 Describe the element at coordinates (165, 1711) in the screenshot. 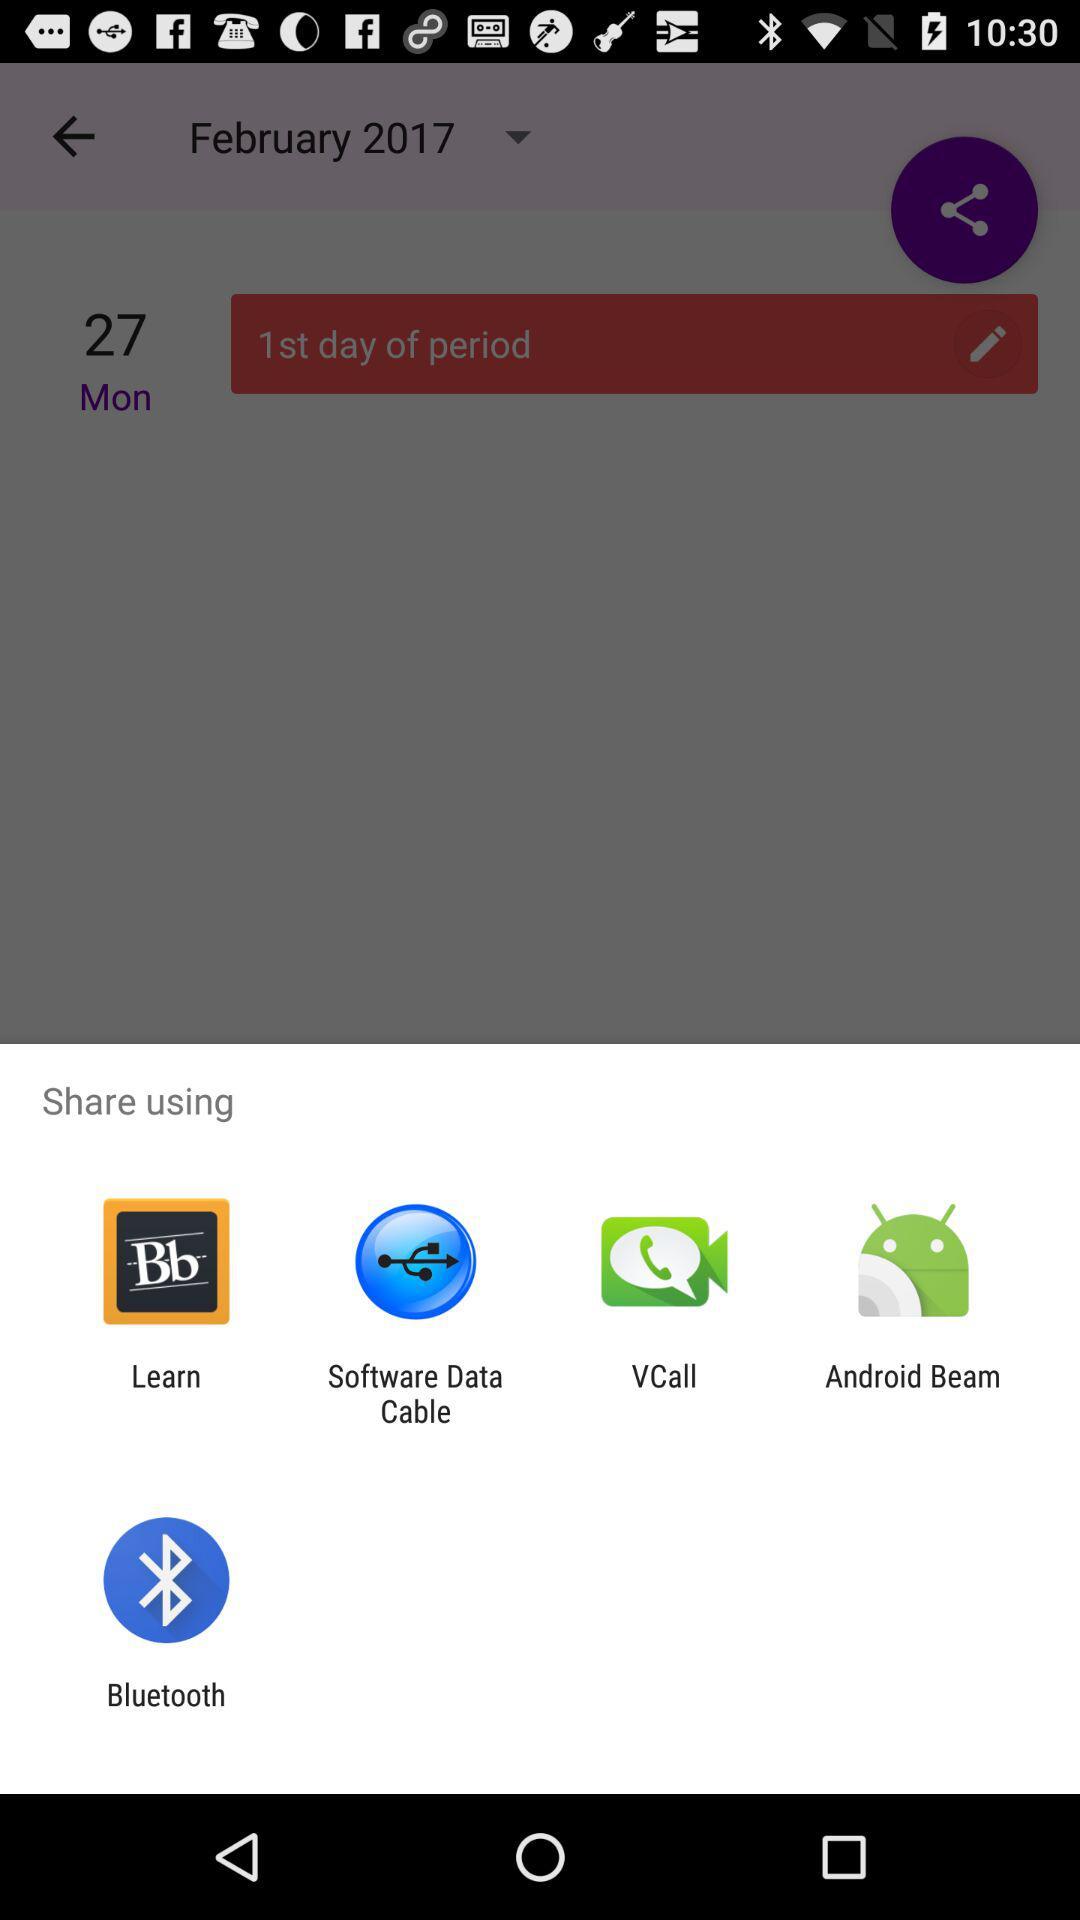

I see `bluetooth` at that location.